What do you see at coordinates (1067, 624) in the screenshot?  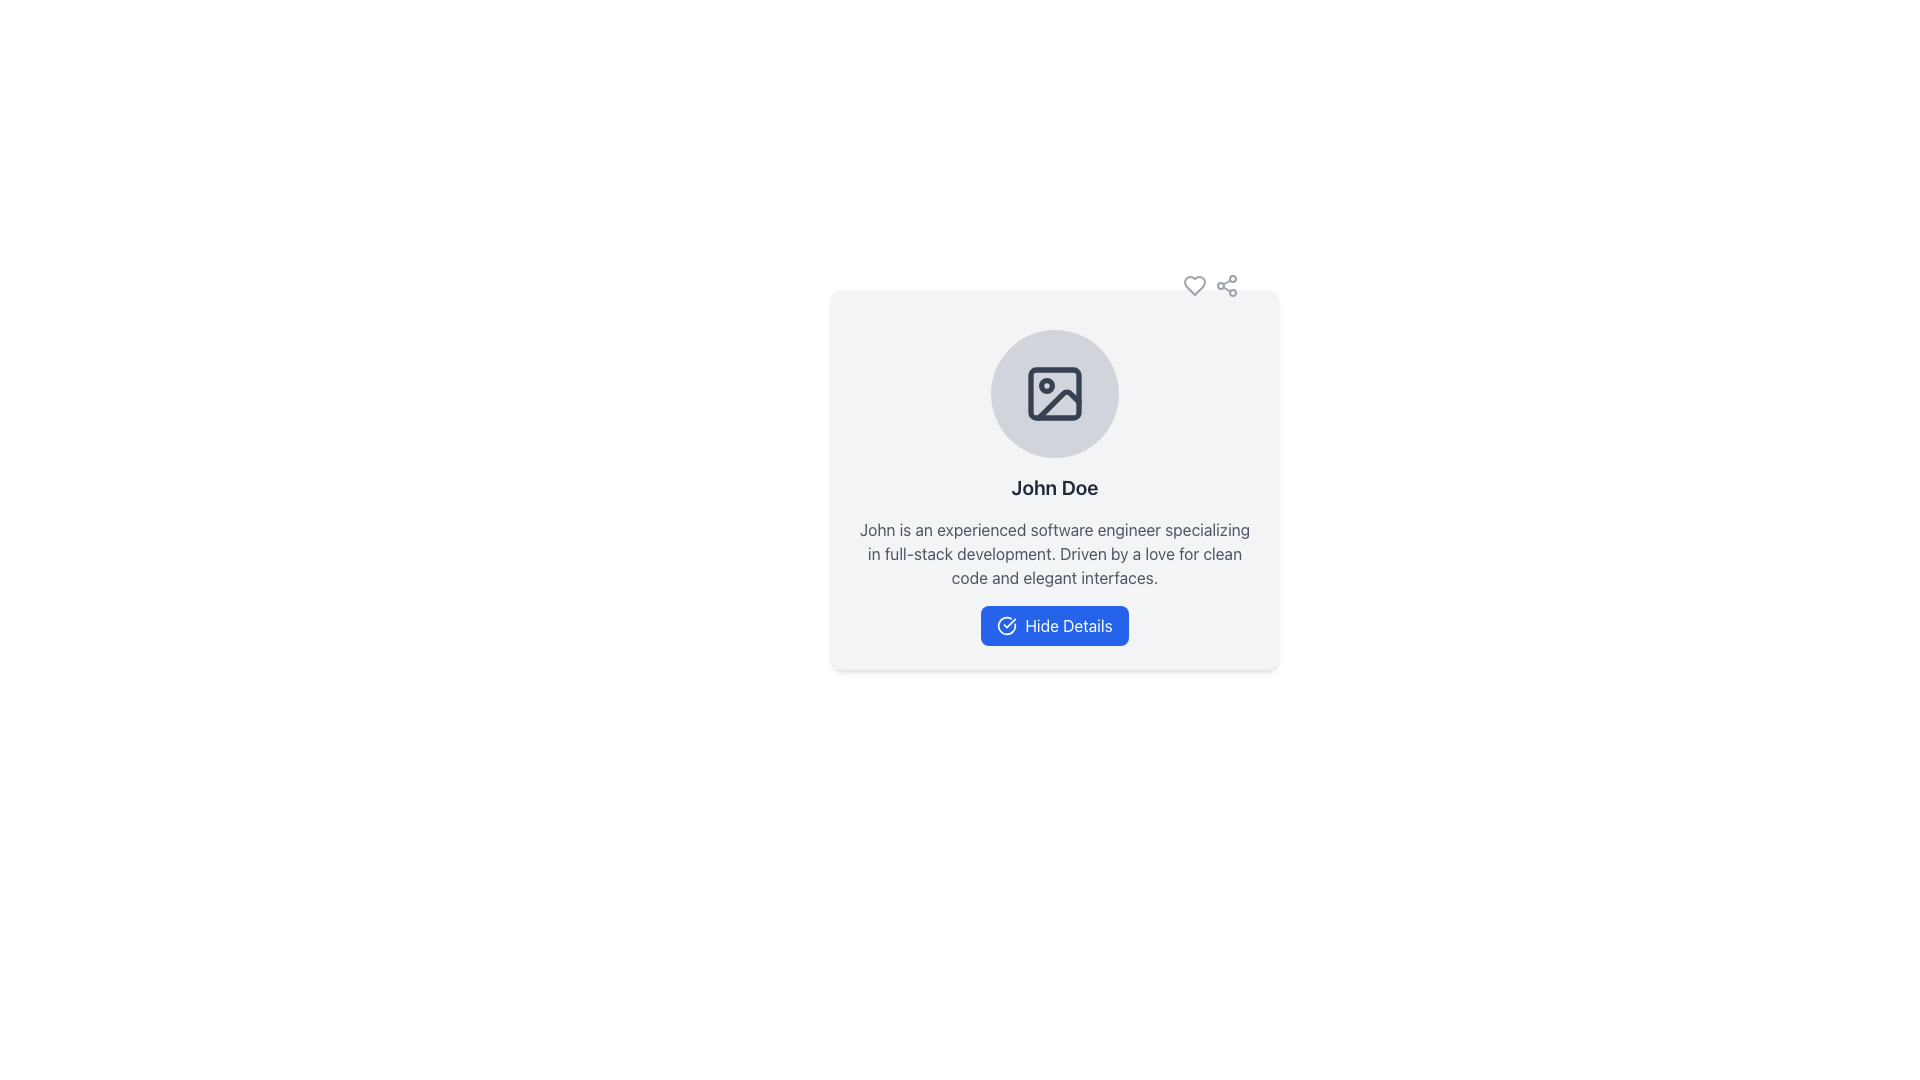 I see `the Text Label within the rounded blue button at the bottom center of the user details card` at bounding box center [1067, 624].